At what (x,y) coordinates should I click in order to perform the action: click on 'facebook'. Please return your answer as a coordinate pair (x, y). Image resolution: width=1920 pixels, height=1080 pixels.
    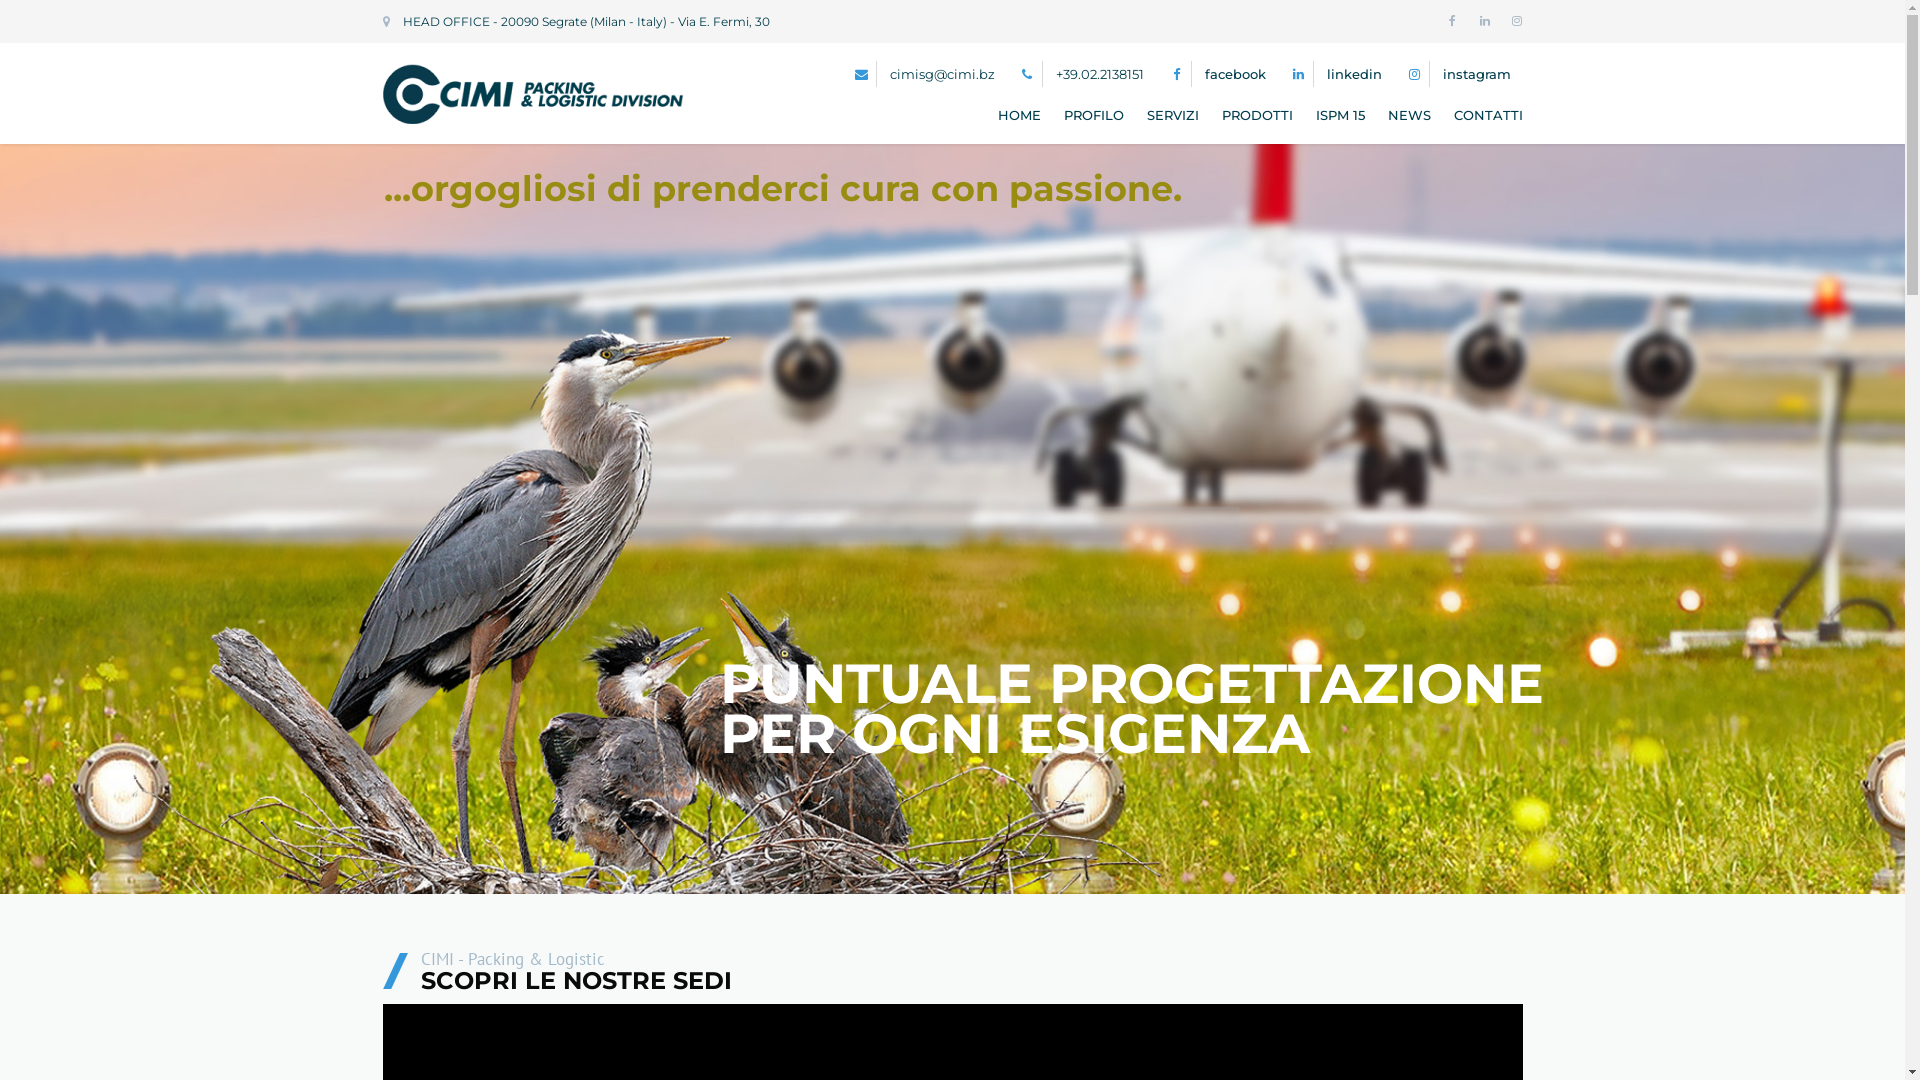
    Looking at the image, I should click on (1233, 72).